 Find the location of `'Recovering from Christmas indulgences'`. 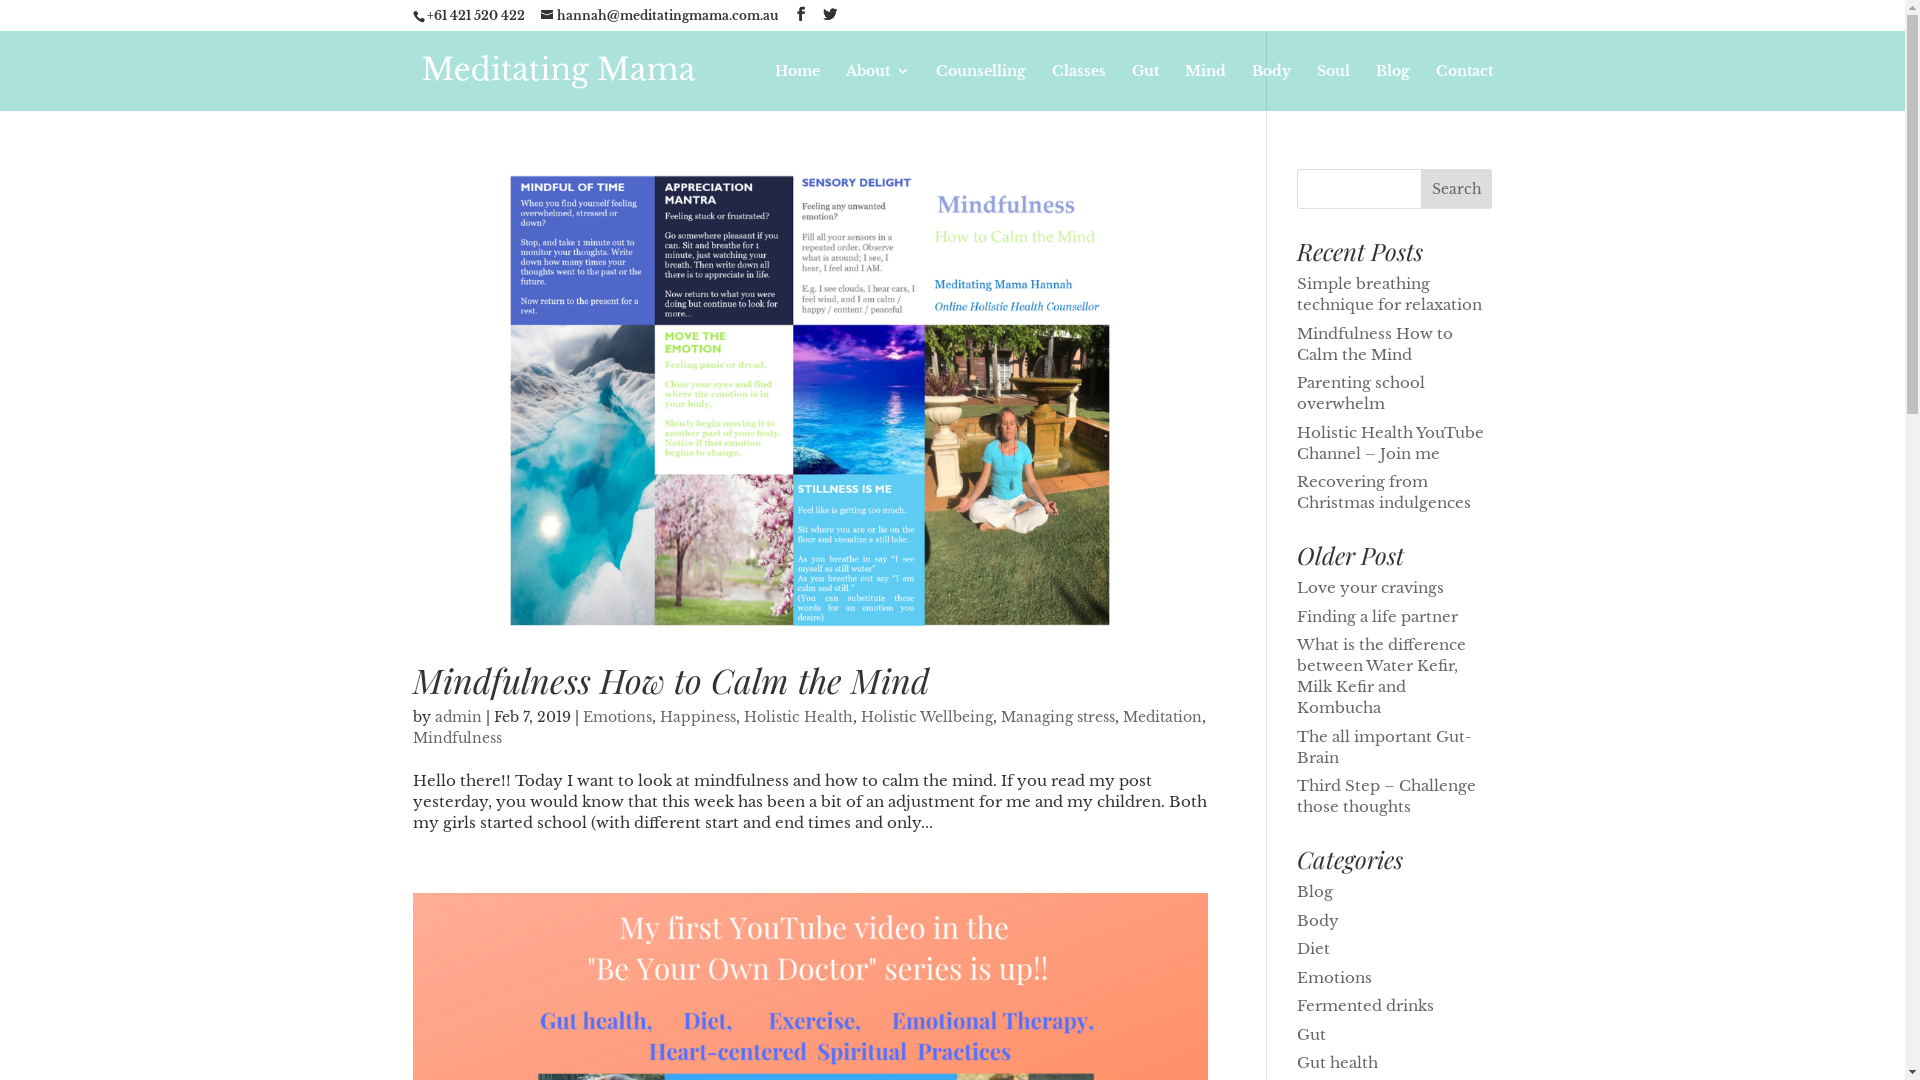

'Recovering from Christmas indulgences' is located at coordinates (1382, 492).